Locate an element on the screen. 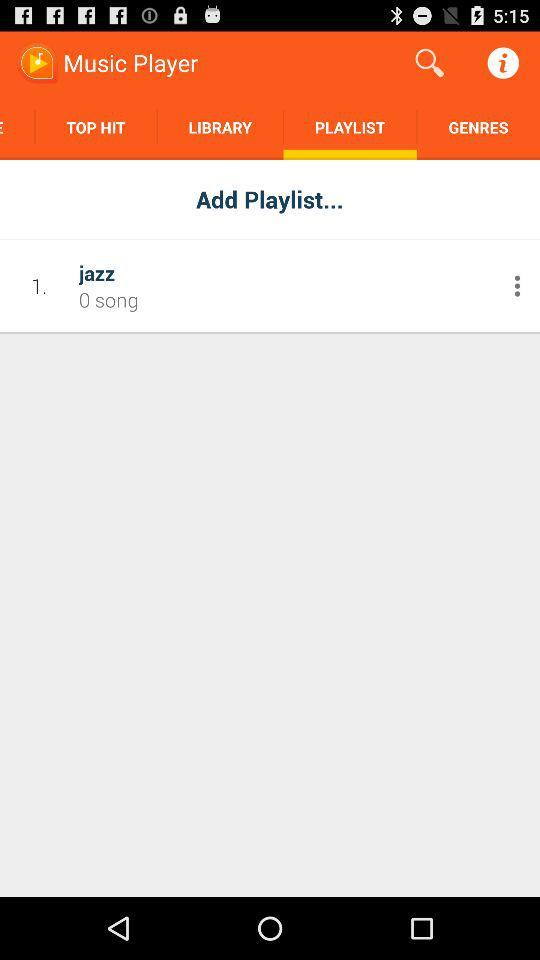  the button which is next to the music player is located at coordinates (429, 63).